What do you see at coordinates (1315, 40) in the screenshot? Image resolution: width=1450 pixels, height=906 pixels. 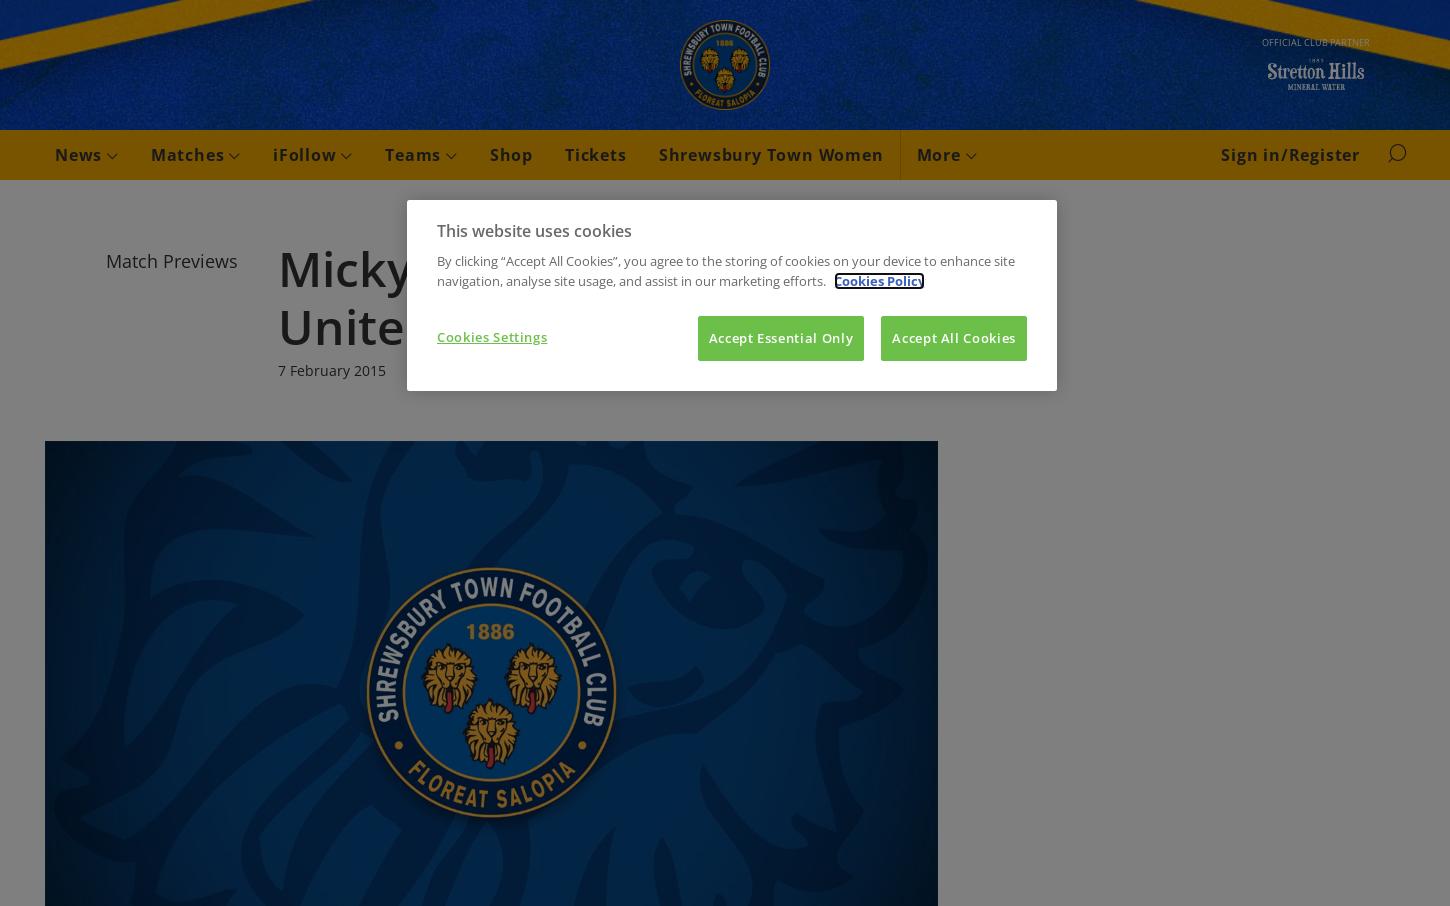 I see `'Official club partner'` at bounding box center [1315, 40].